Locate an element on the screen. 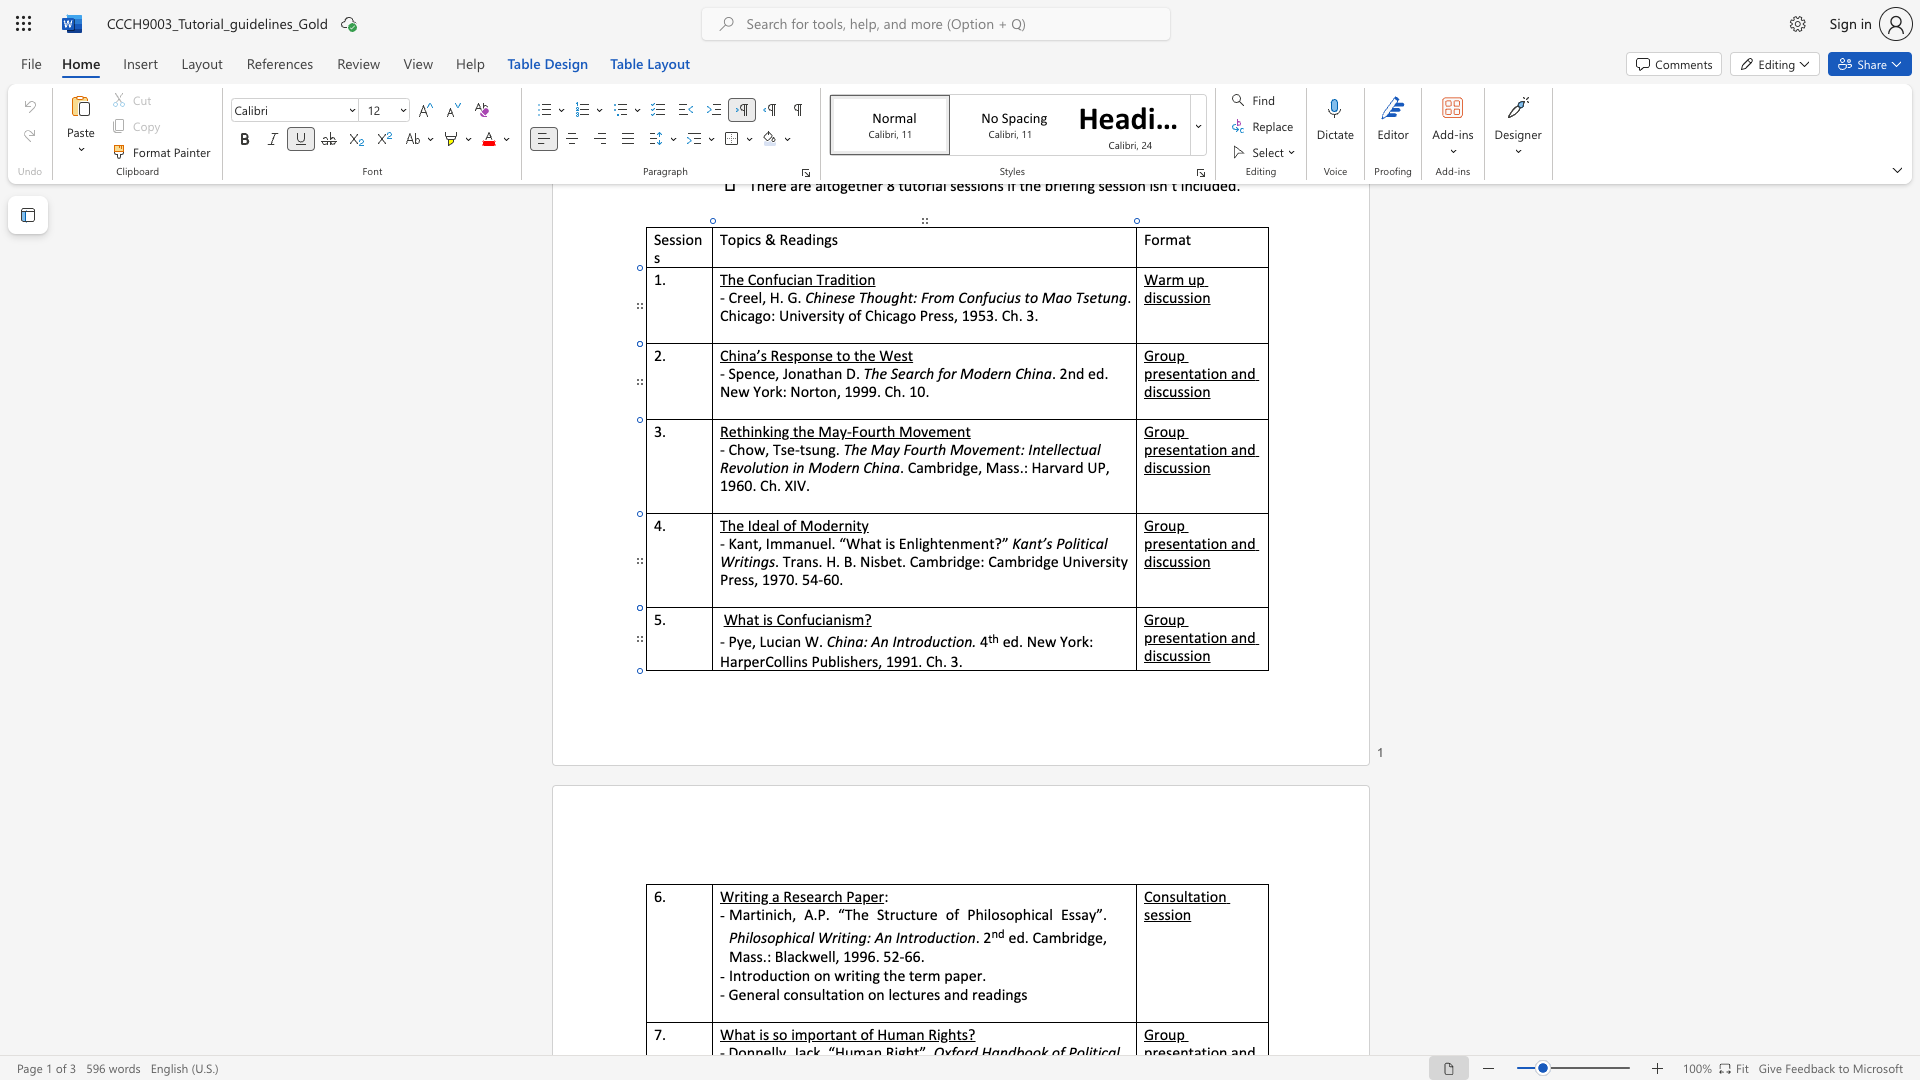 The width and height of the screenshot is (1920, 1080). the space between the continuous character "e" and "," in the text is located at coordinates (749, 642).